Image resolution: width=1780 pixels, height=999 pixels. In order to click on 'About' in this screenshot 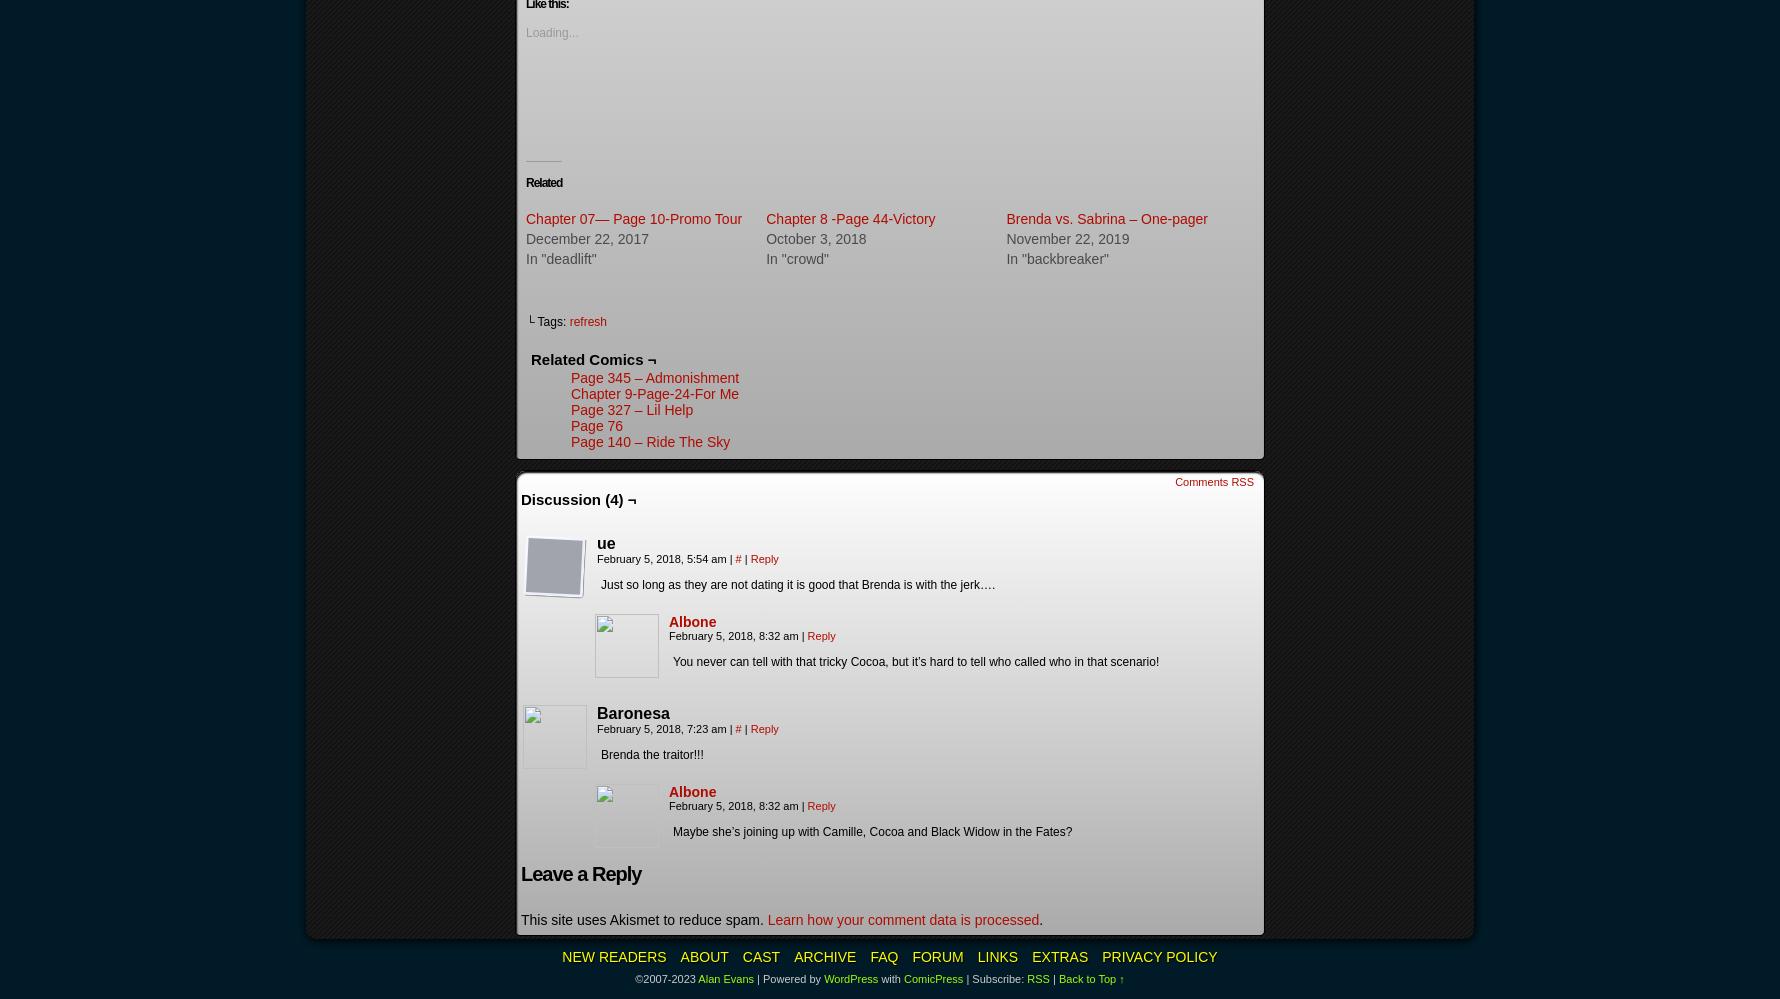, I will do `click(702, 956)`.